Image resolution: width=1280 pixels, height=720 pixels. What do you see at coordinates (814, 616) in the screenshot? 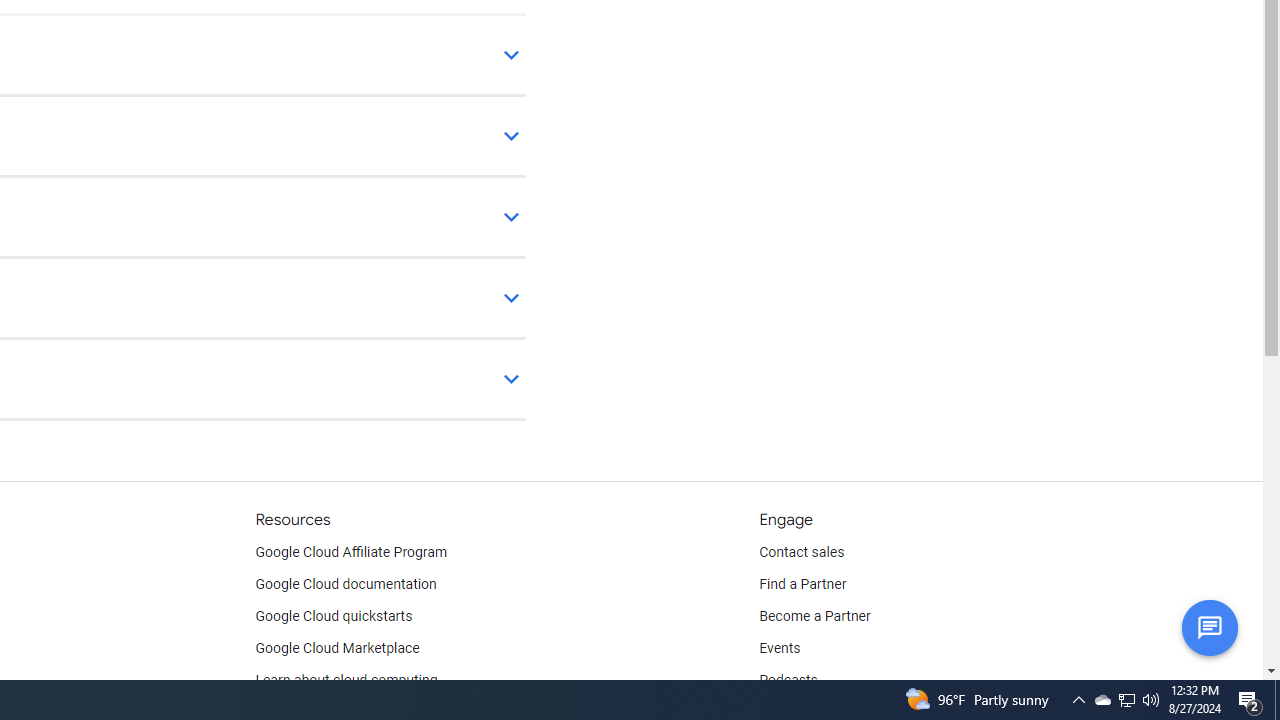
I see `'Become a Partner'` at bounding box center [814, 616].